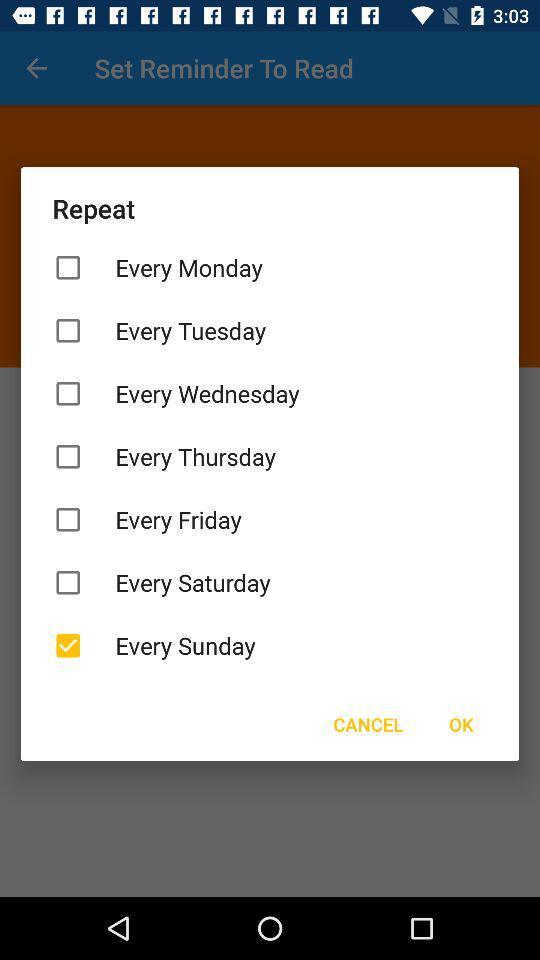 This screenshot has height=960, width=540. I want to click on item below the every saturday icon, so click(270, 644).